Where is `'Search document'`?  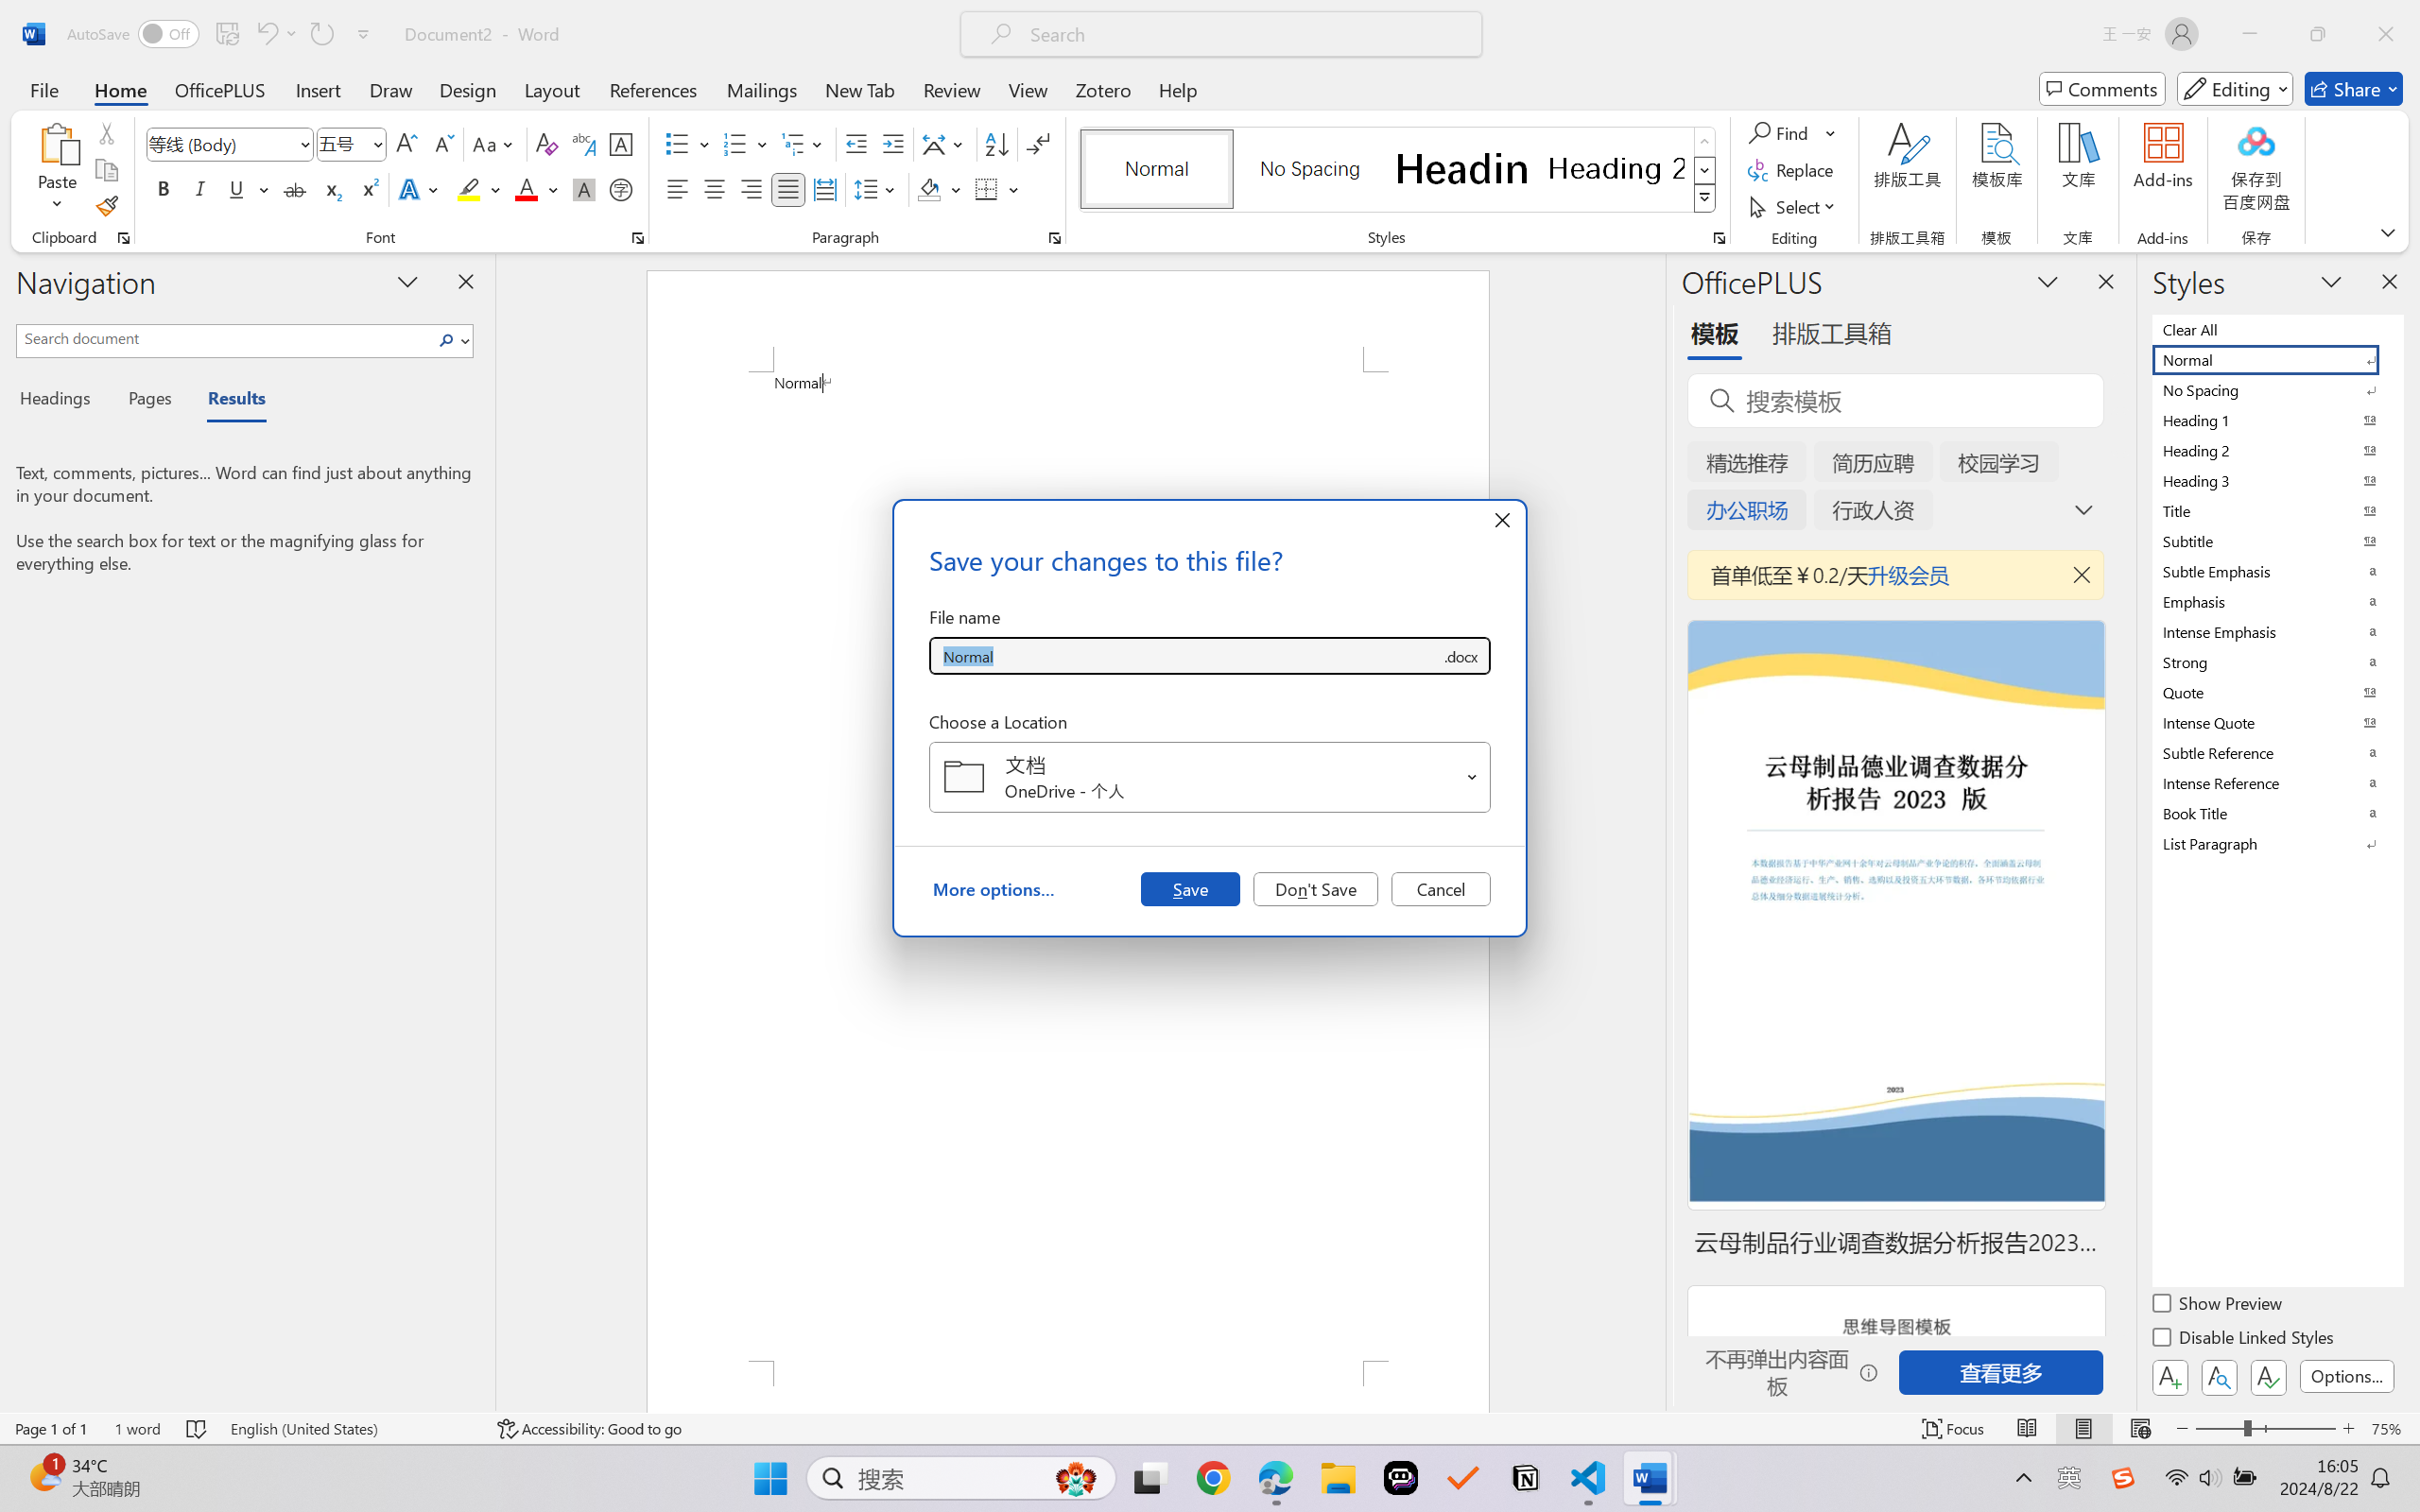 'Search document' is located at coordinates (225, 337).